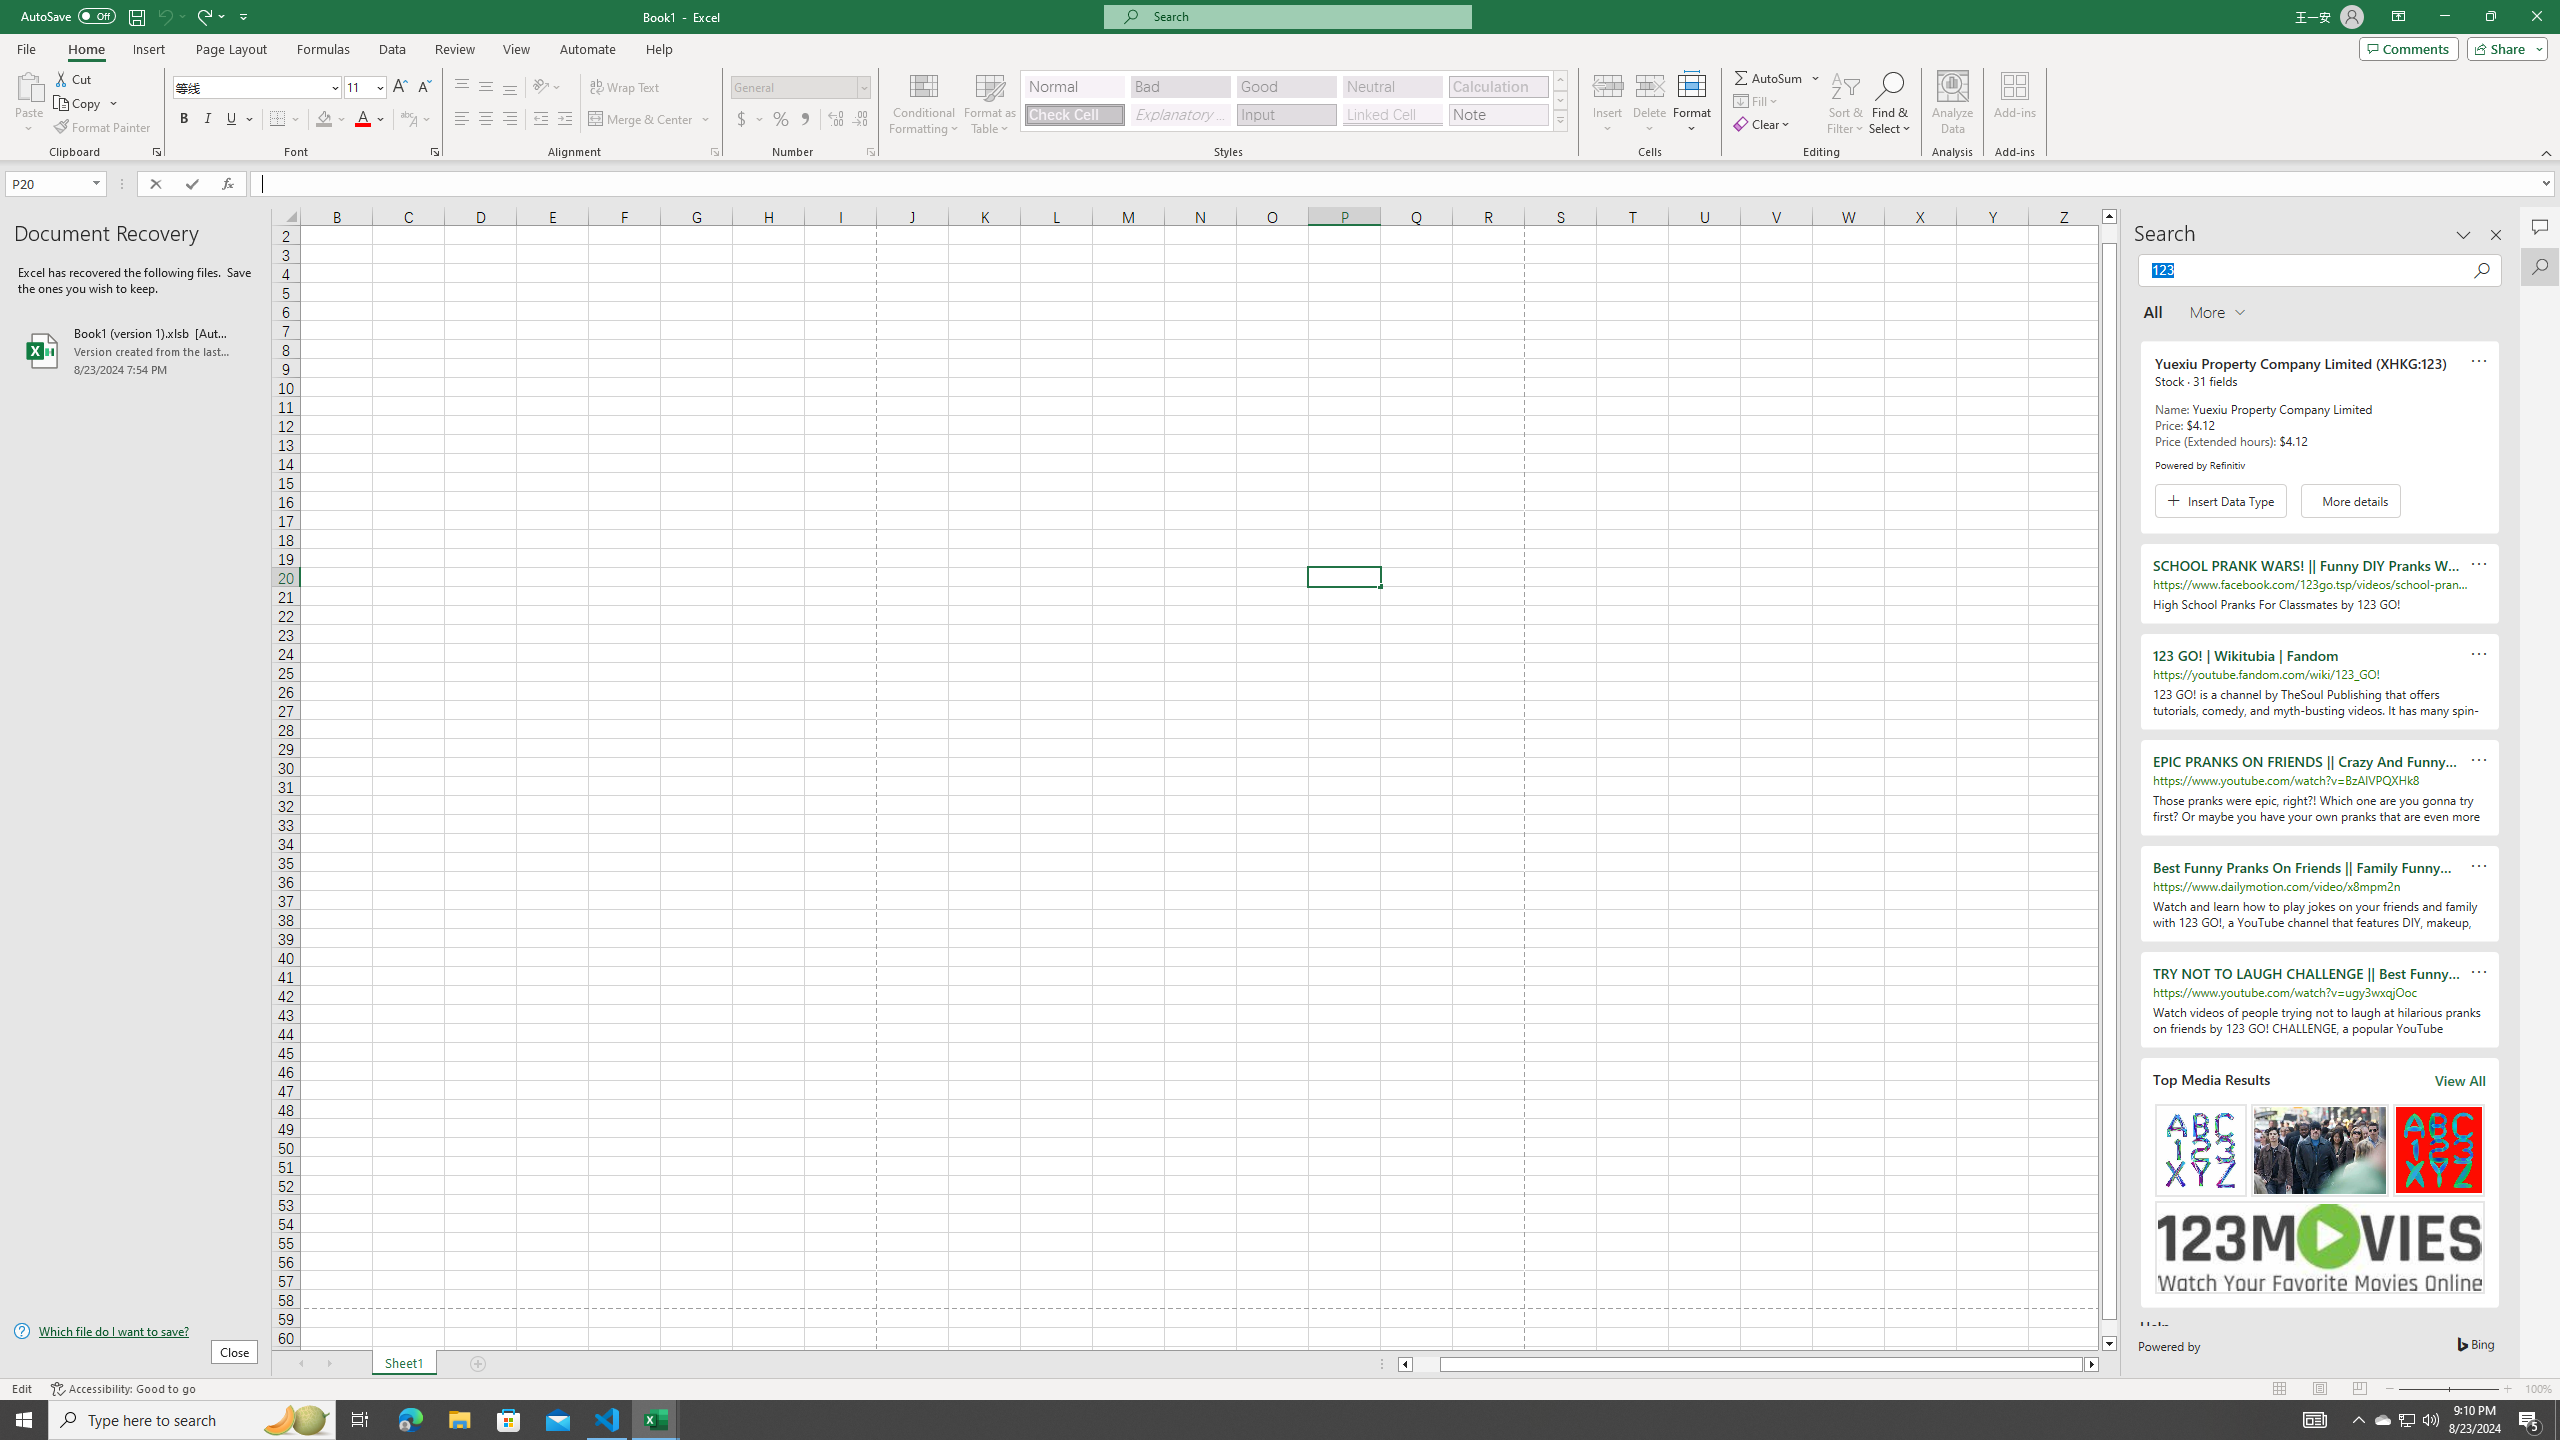  What do you see at coordinates (1391, 87) in the screenshot?
I see `'Neutral'` at bounding box center [1391, 87].